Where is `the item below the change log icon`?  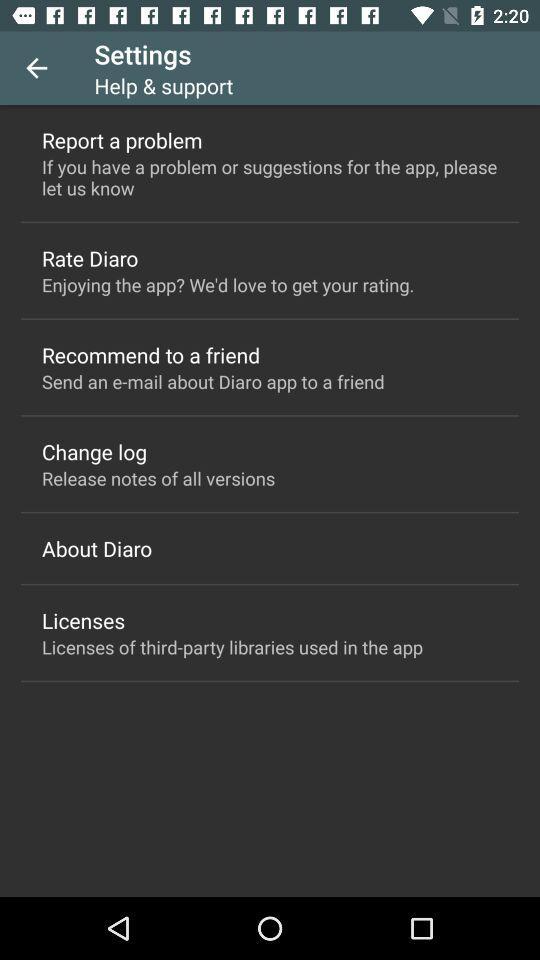 the item below the change log icon is located at coordinates (157, 478).